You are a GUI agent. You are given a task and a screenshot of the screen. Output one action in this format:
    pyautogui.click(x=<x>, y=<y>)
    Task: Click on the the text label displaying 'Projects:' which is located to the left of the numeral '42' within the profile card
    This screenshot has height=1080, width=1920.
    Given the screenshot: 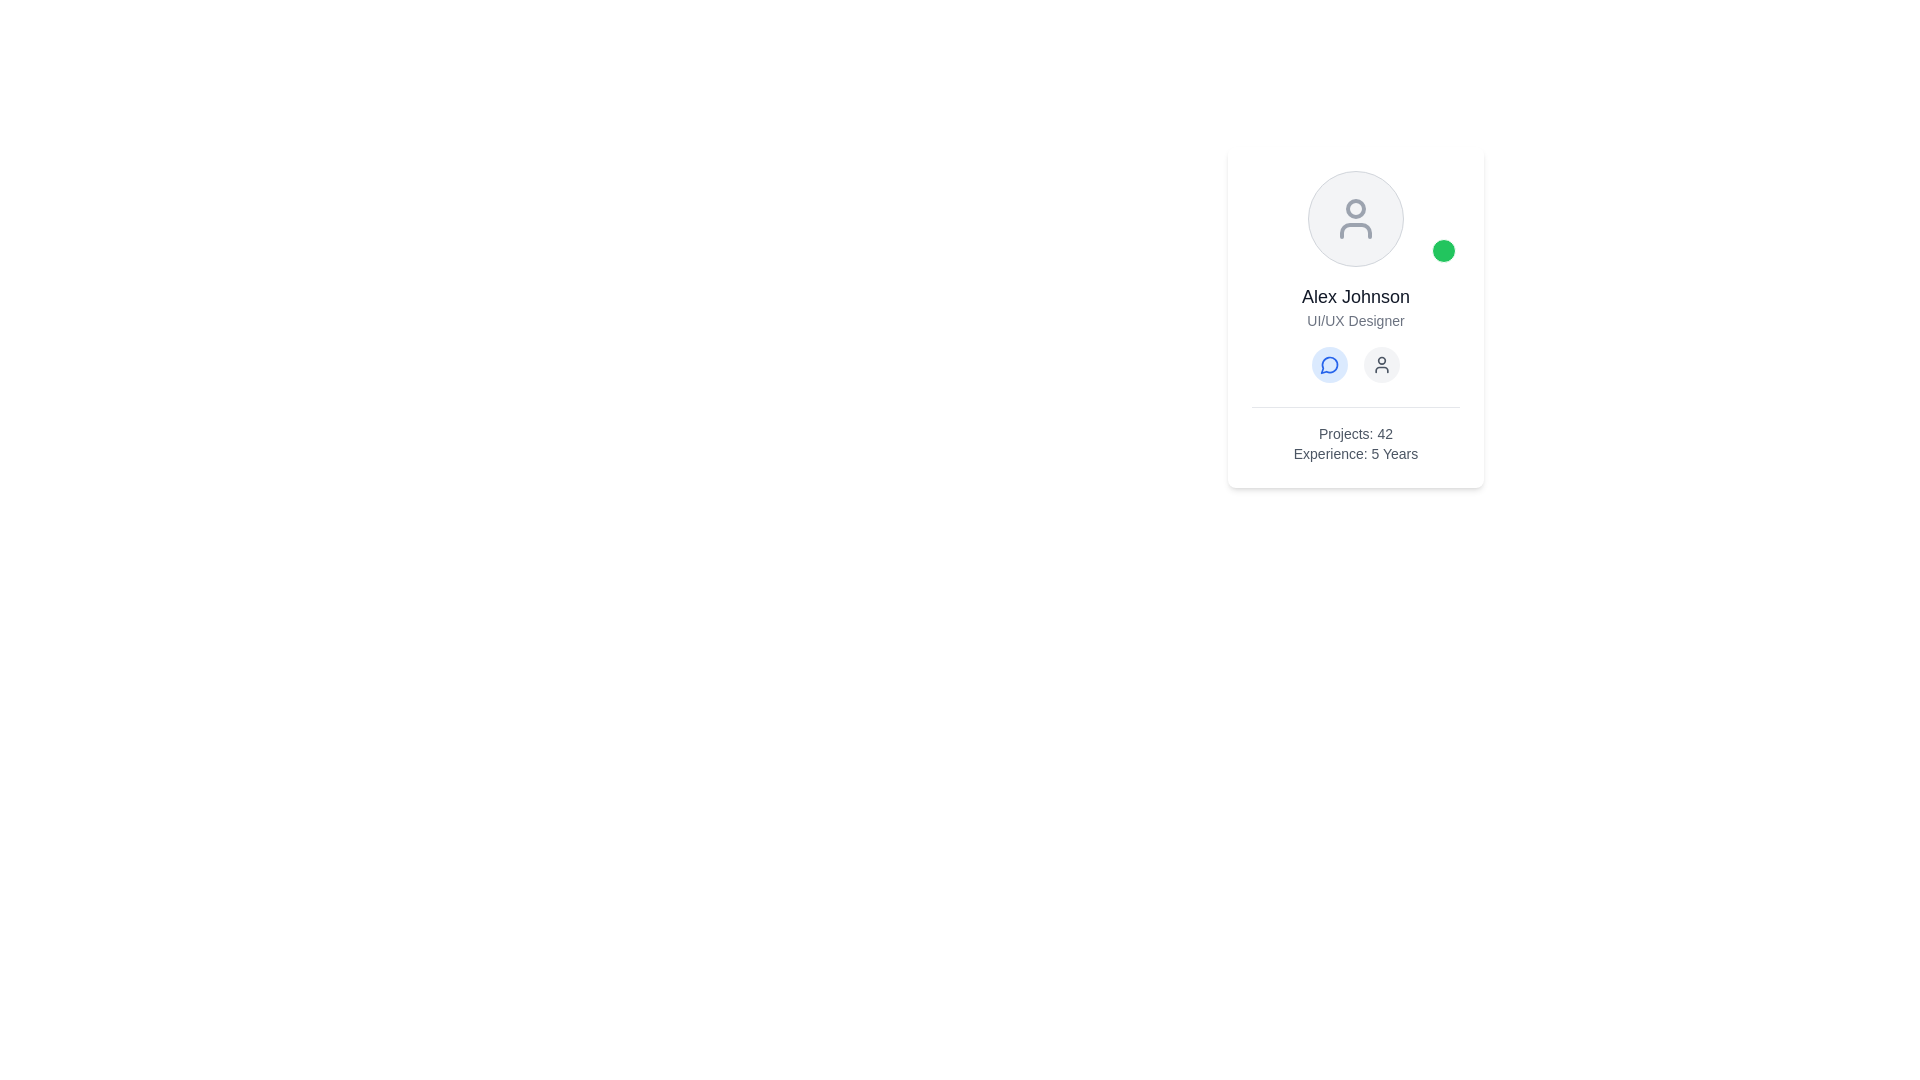 What is the action you would take?
    pyautogui.click(x=1346, y=433)
    